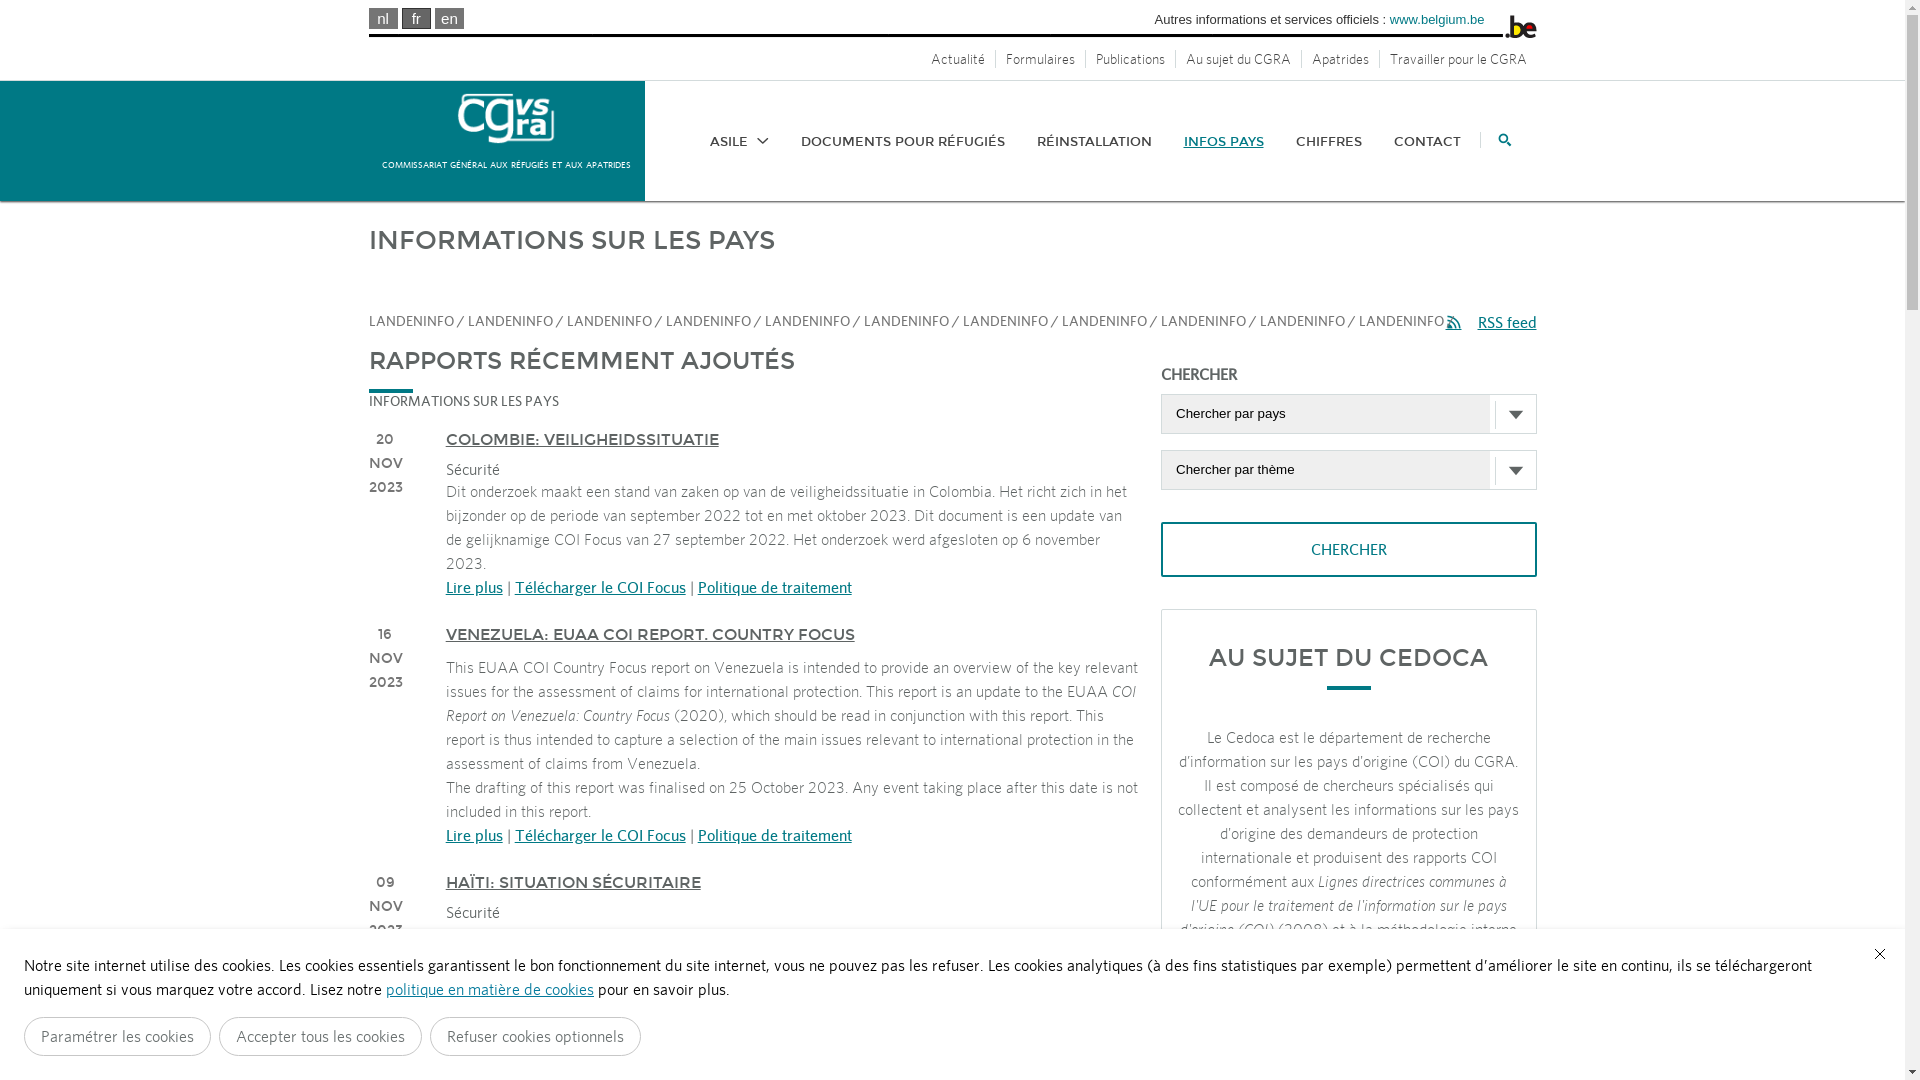 Image resolution: width=1920 pixels, height=1080 pixels. I want to click on 'Apatrides', so click(1340, 57).